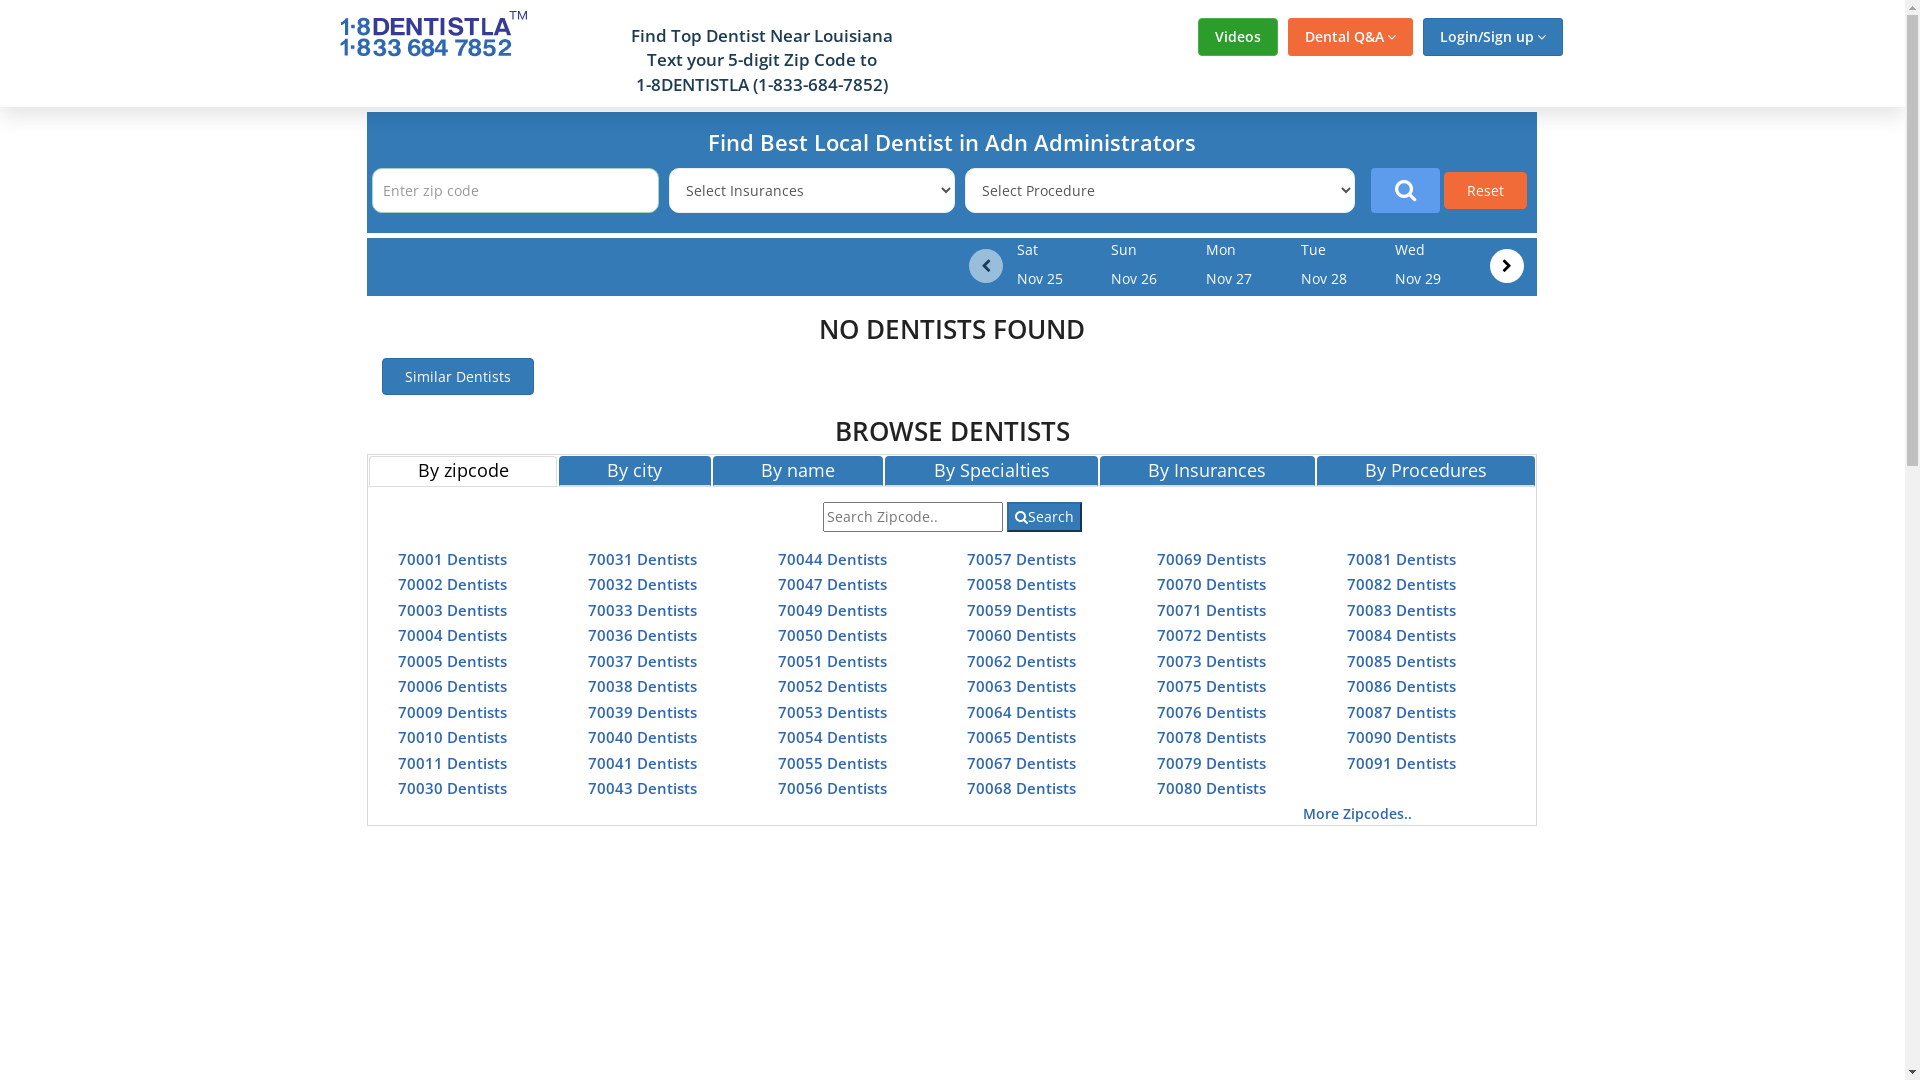  I want to click on 'More Zipcodes..', so click(1302, 813).